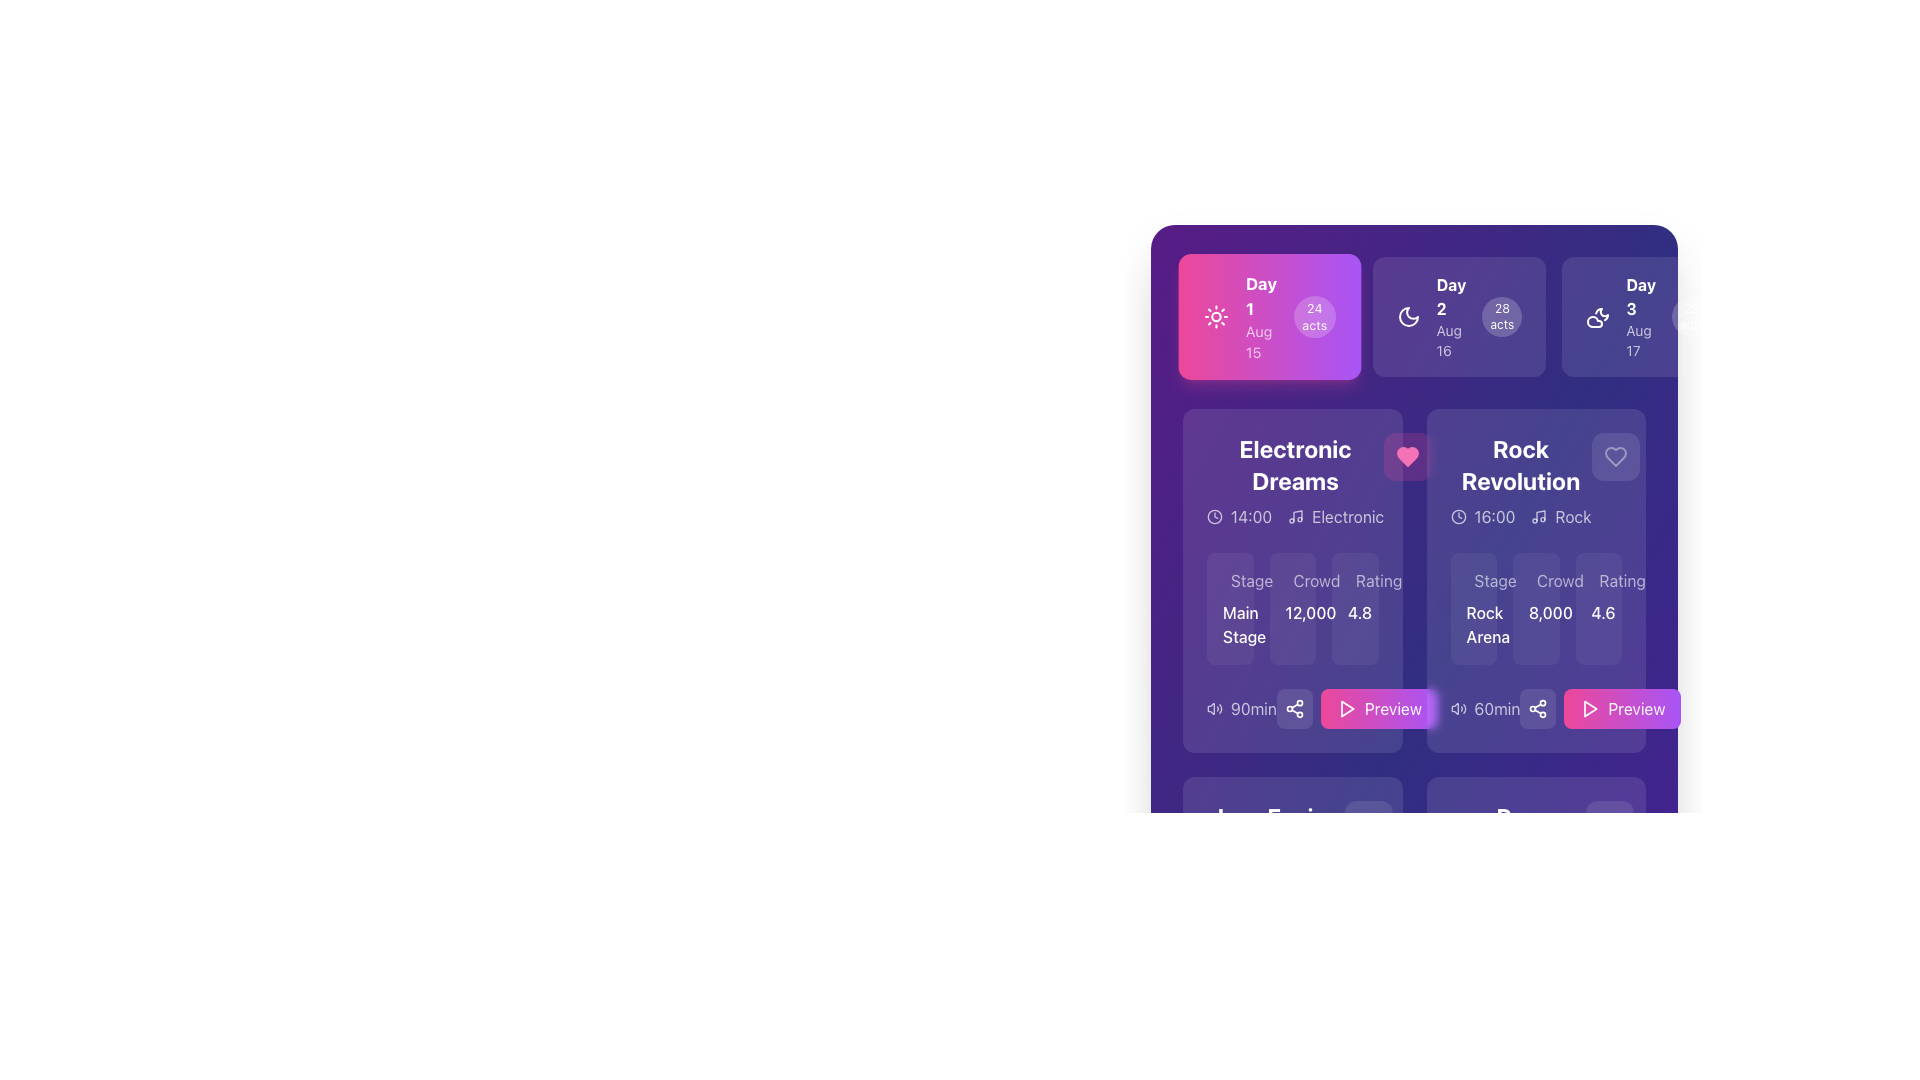 This screenshot has width=1920, height=1080. What do you see at coordinates (1615, 456) in the screenshot?
I see `the heart-shaped icon with a hollow outline in the upper-right corner of the 'Rock Revolution' panel` at bounding box center [1615, 456].